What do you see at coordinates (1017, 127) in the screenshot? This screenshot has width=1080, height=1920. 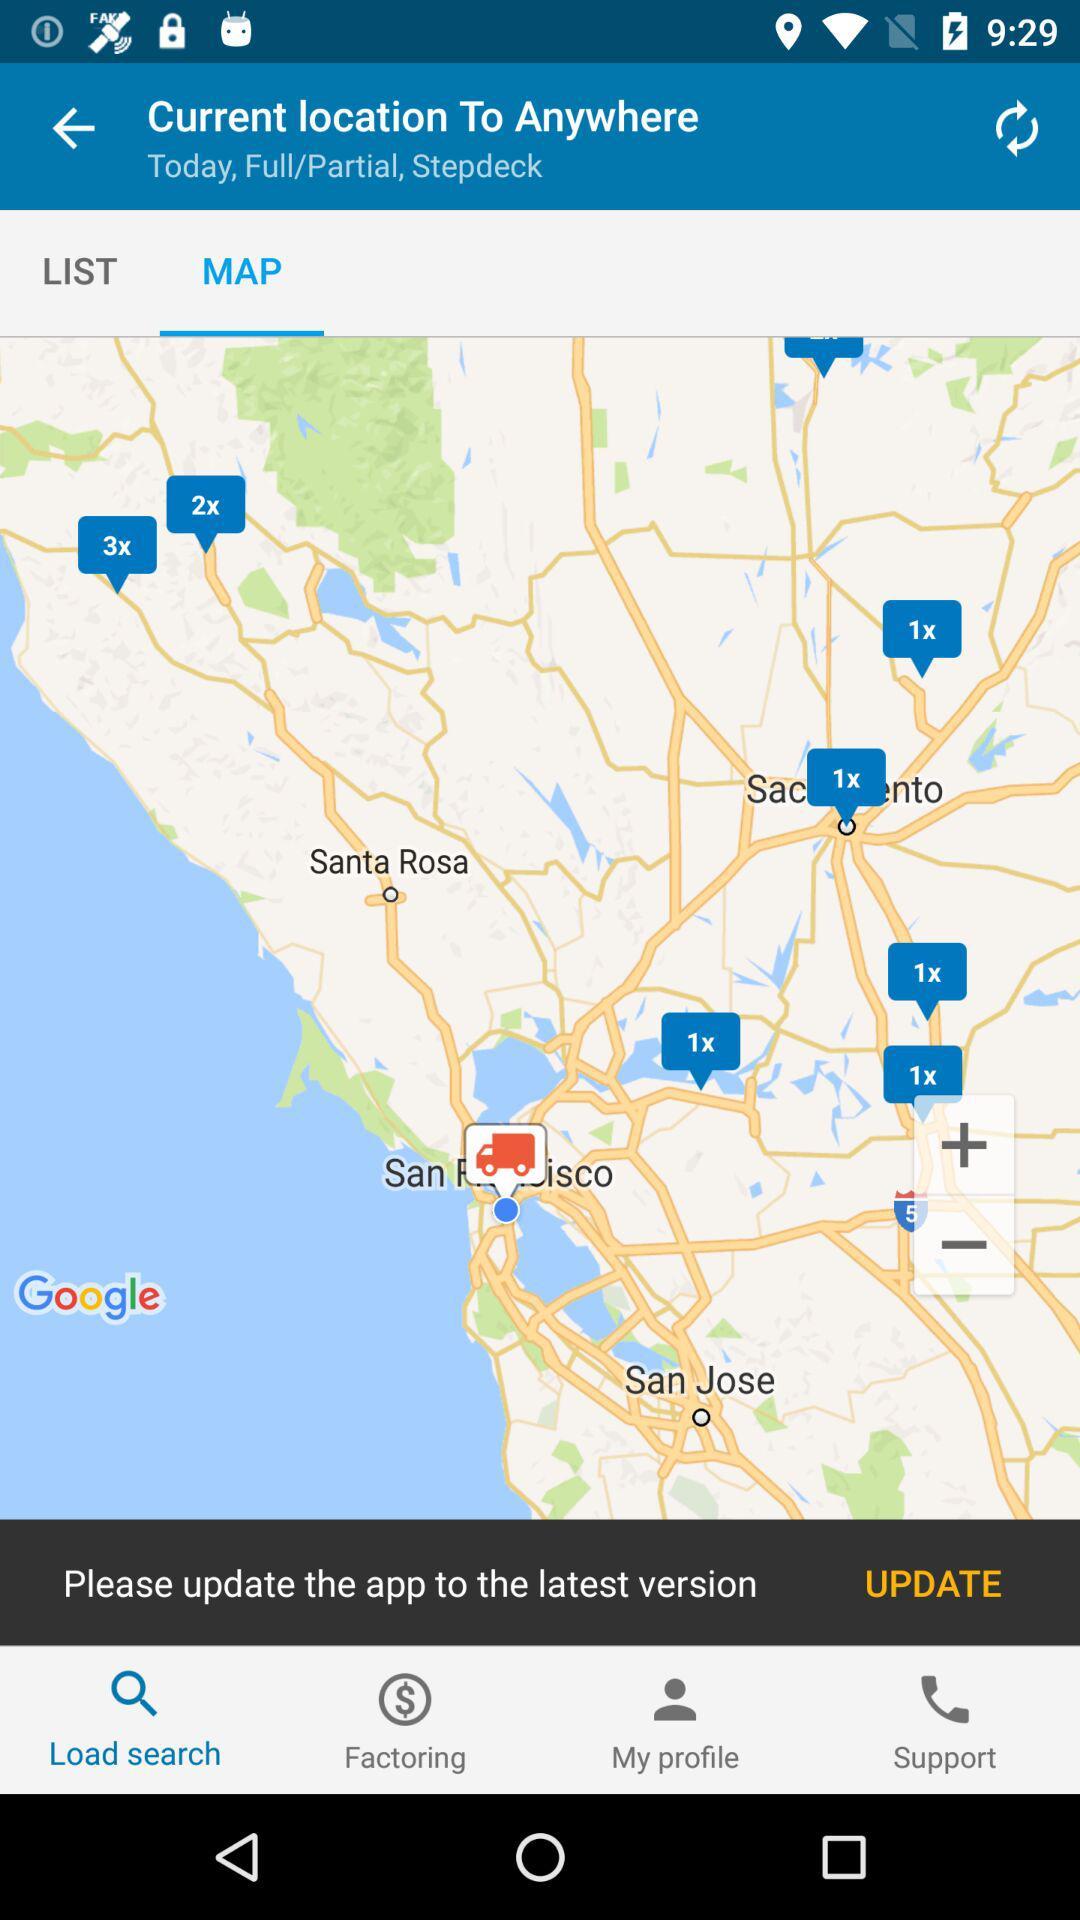 I see `icon next to the current location to icon` at bounding box center [1017, 127].